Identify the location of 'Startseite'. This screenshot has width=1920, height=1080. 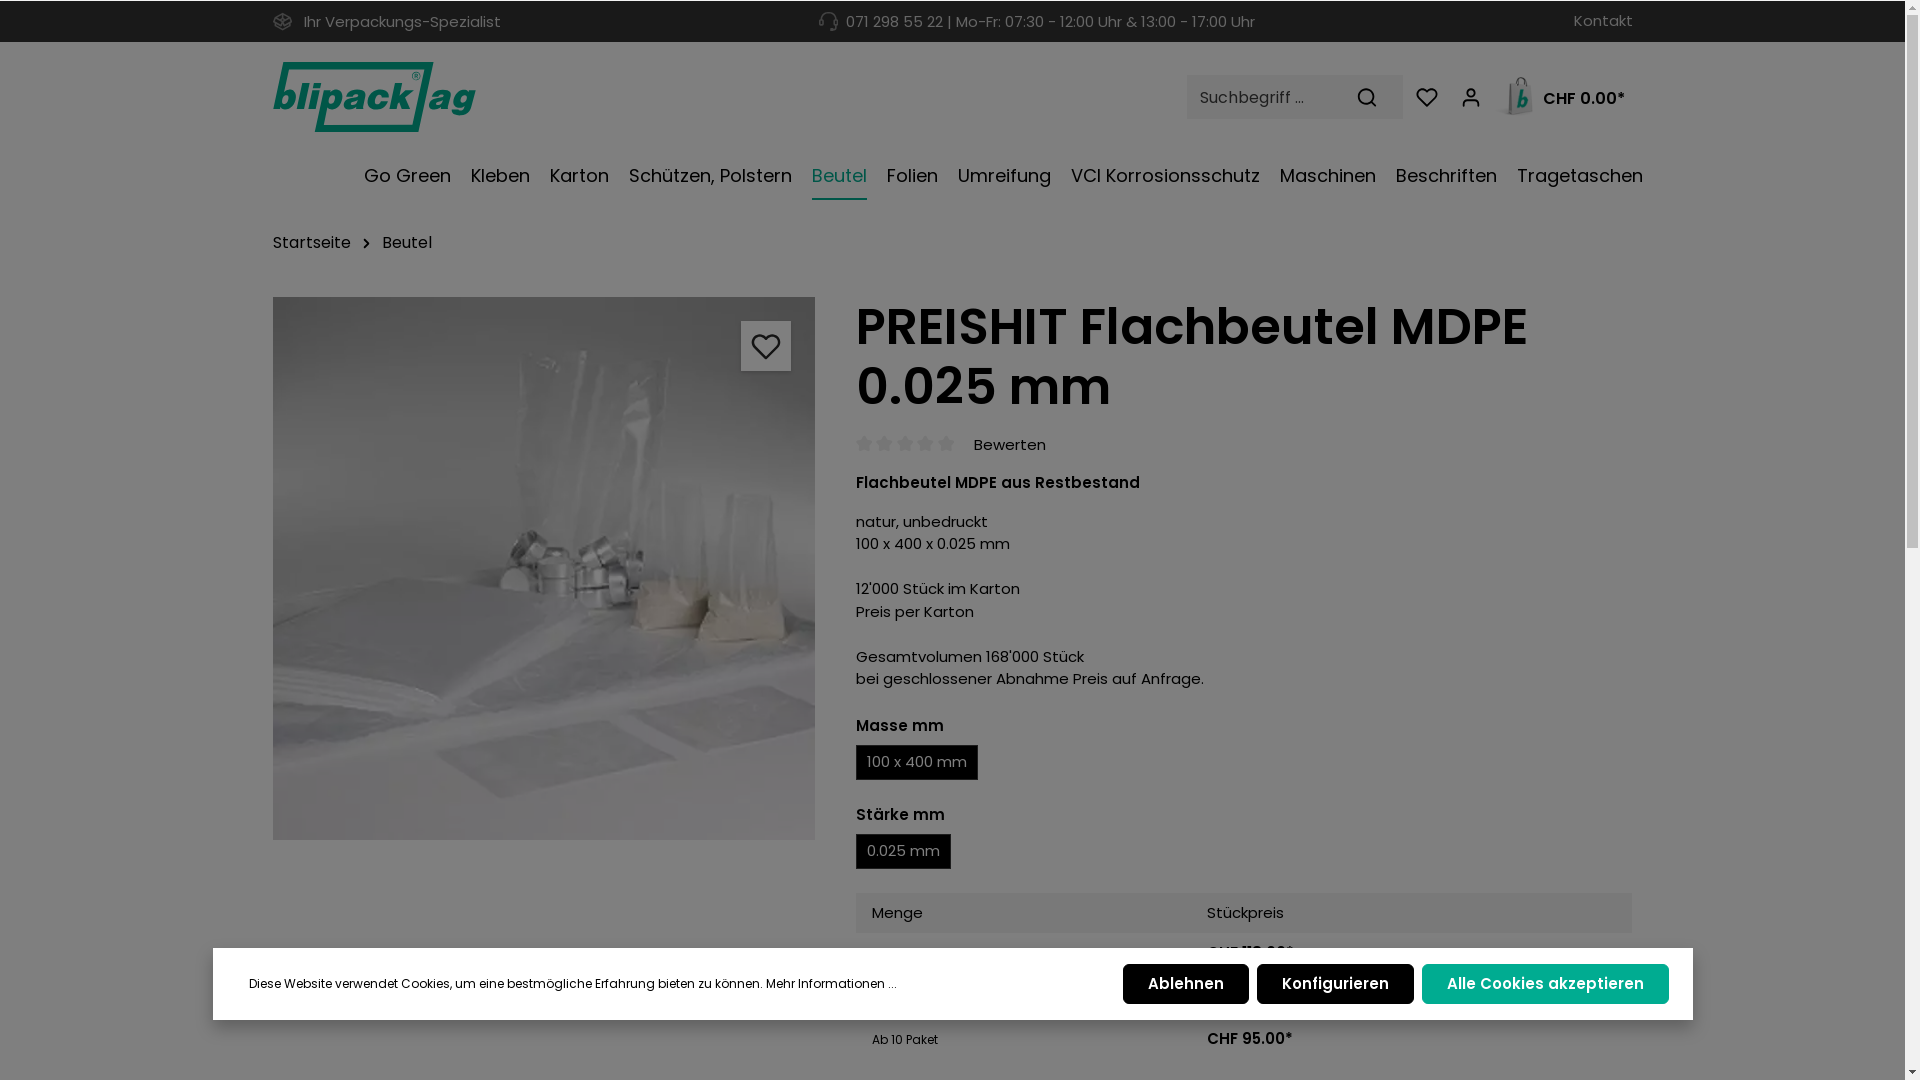
(310, 241).